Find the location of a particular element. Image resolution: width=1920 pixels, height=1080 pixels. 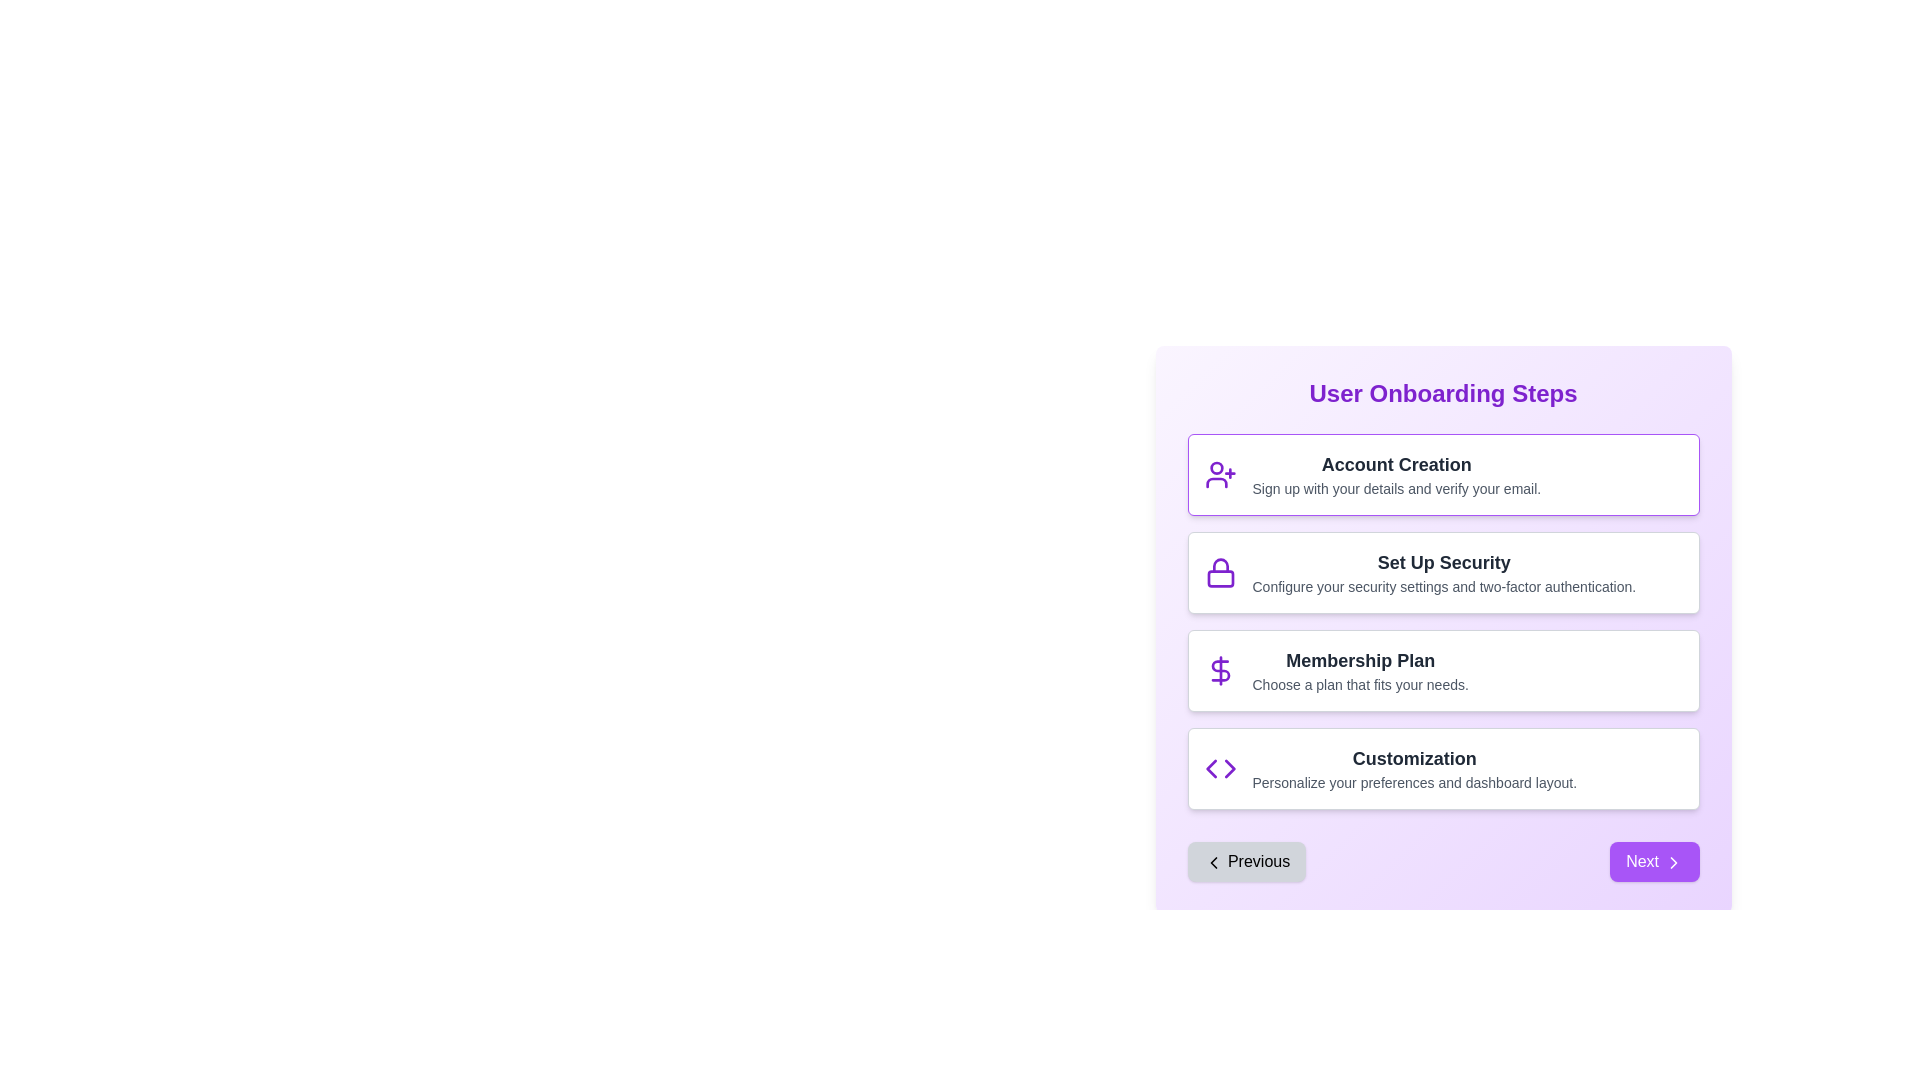

the SVG icon representing coding brackets '<>' styled in purple, which is located in the left portion of the 'Customization' card, the last card in the vertical onboarding steps list is located at coordinates (1219, 767).